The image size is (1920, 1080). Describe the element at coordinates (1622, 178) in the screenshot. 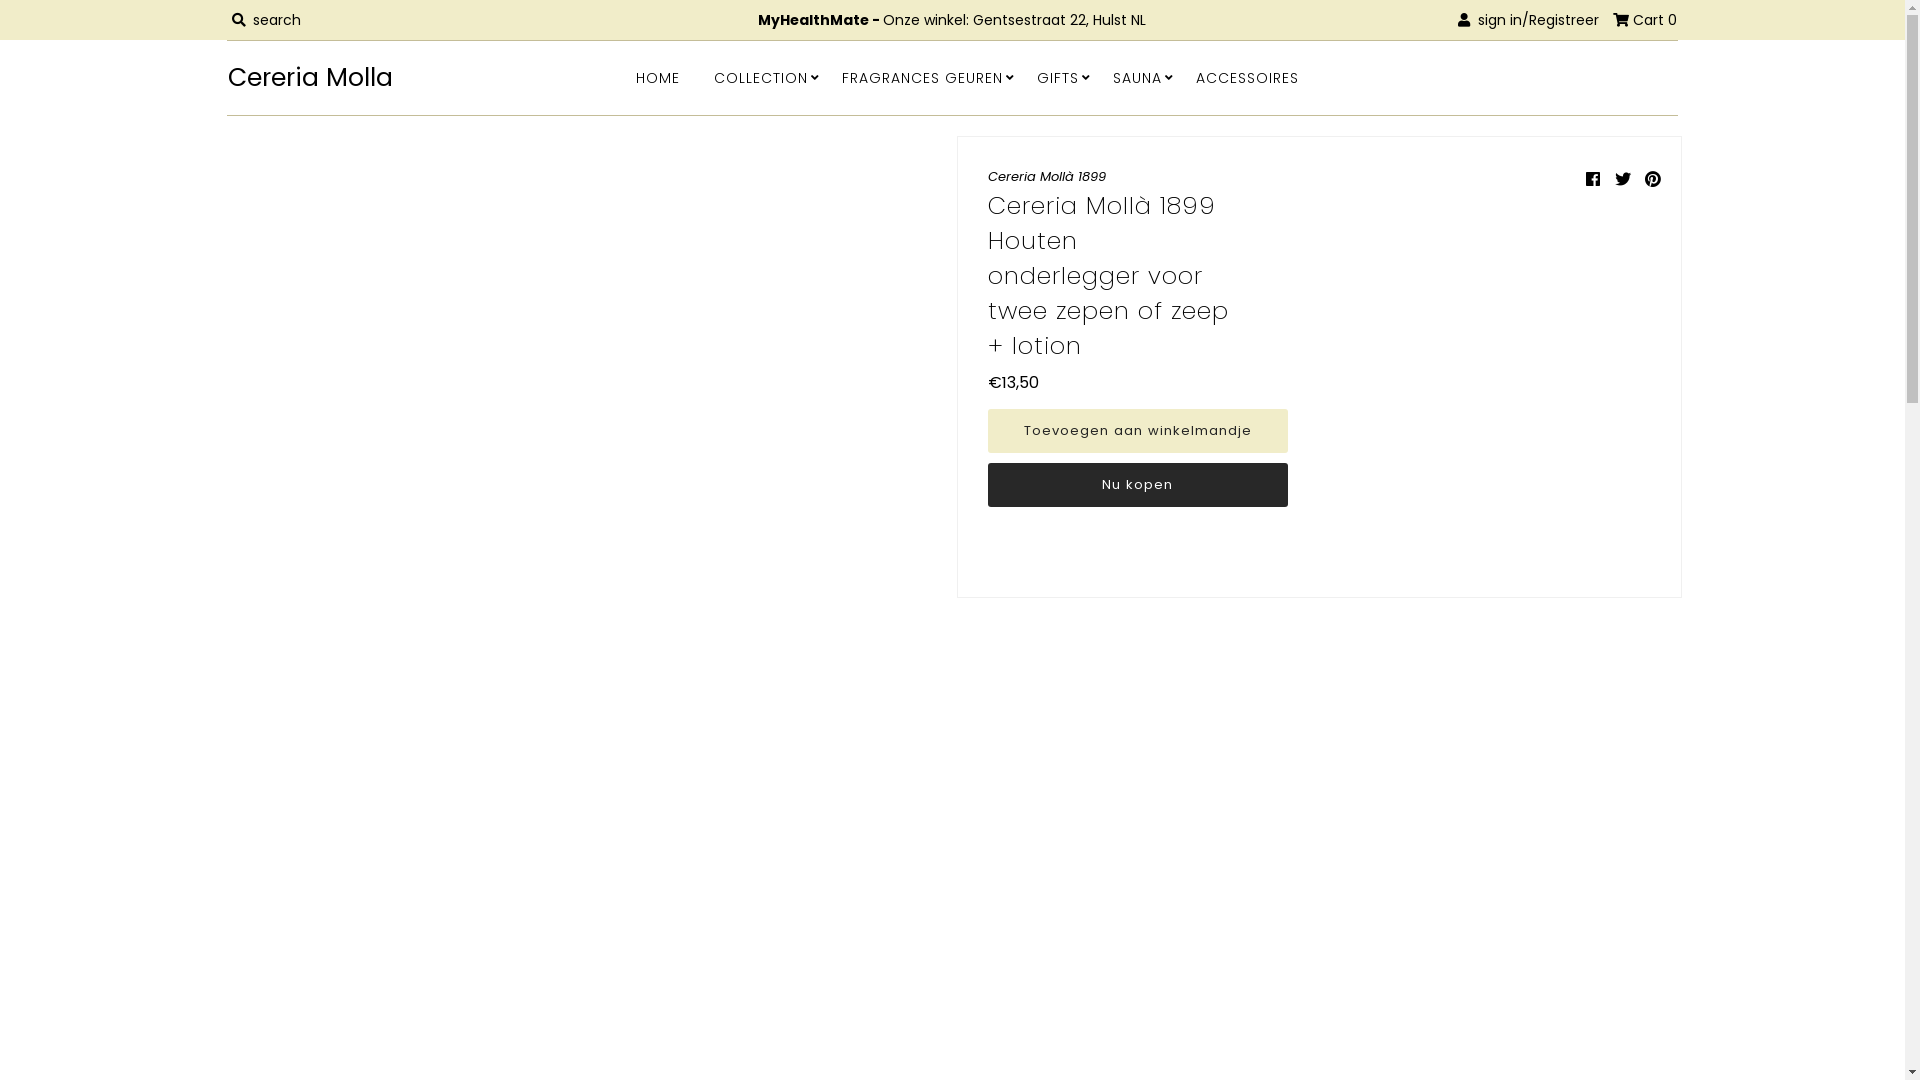

I see `'Share on Twitter'` at that location.